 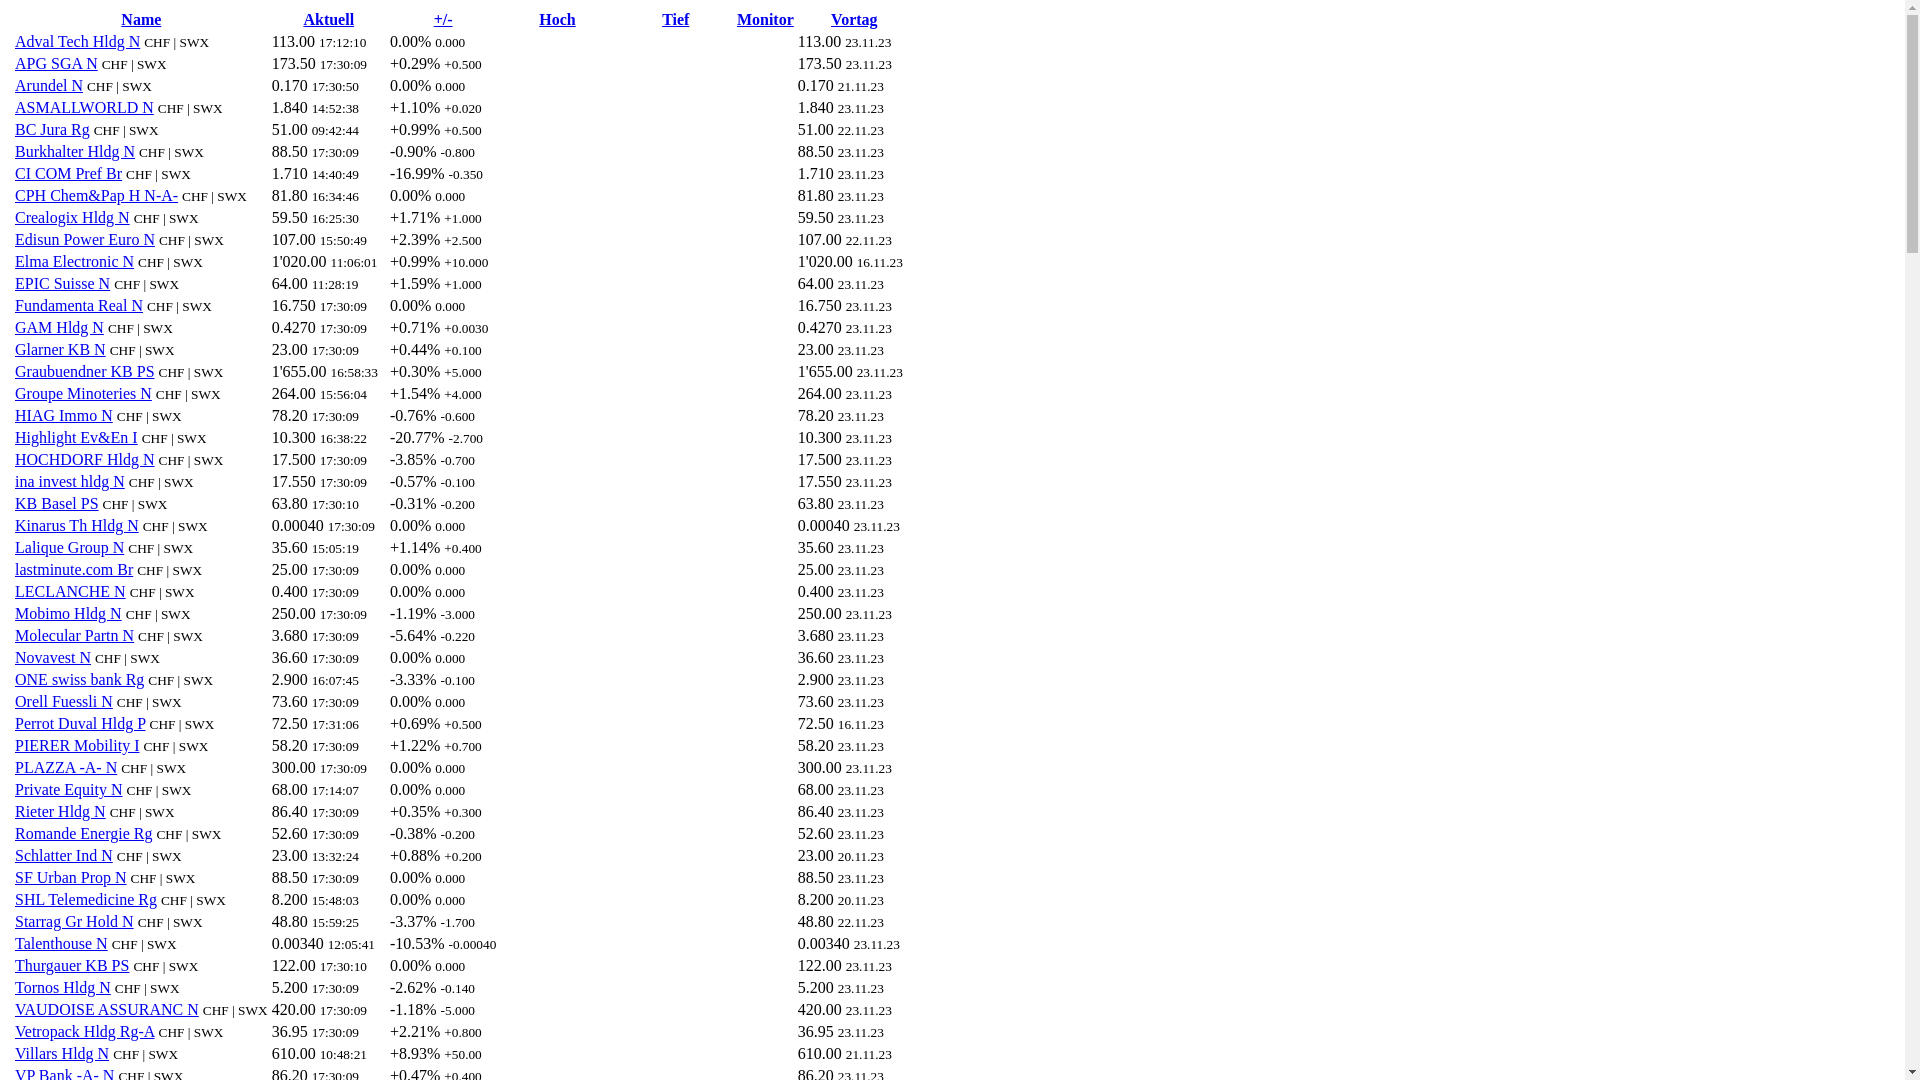 I want to click on 'Hoch', so click(x=556, y=19).